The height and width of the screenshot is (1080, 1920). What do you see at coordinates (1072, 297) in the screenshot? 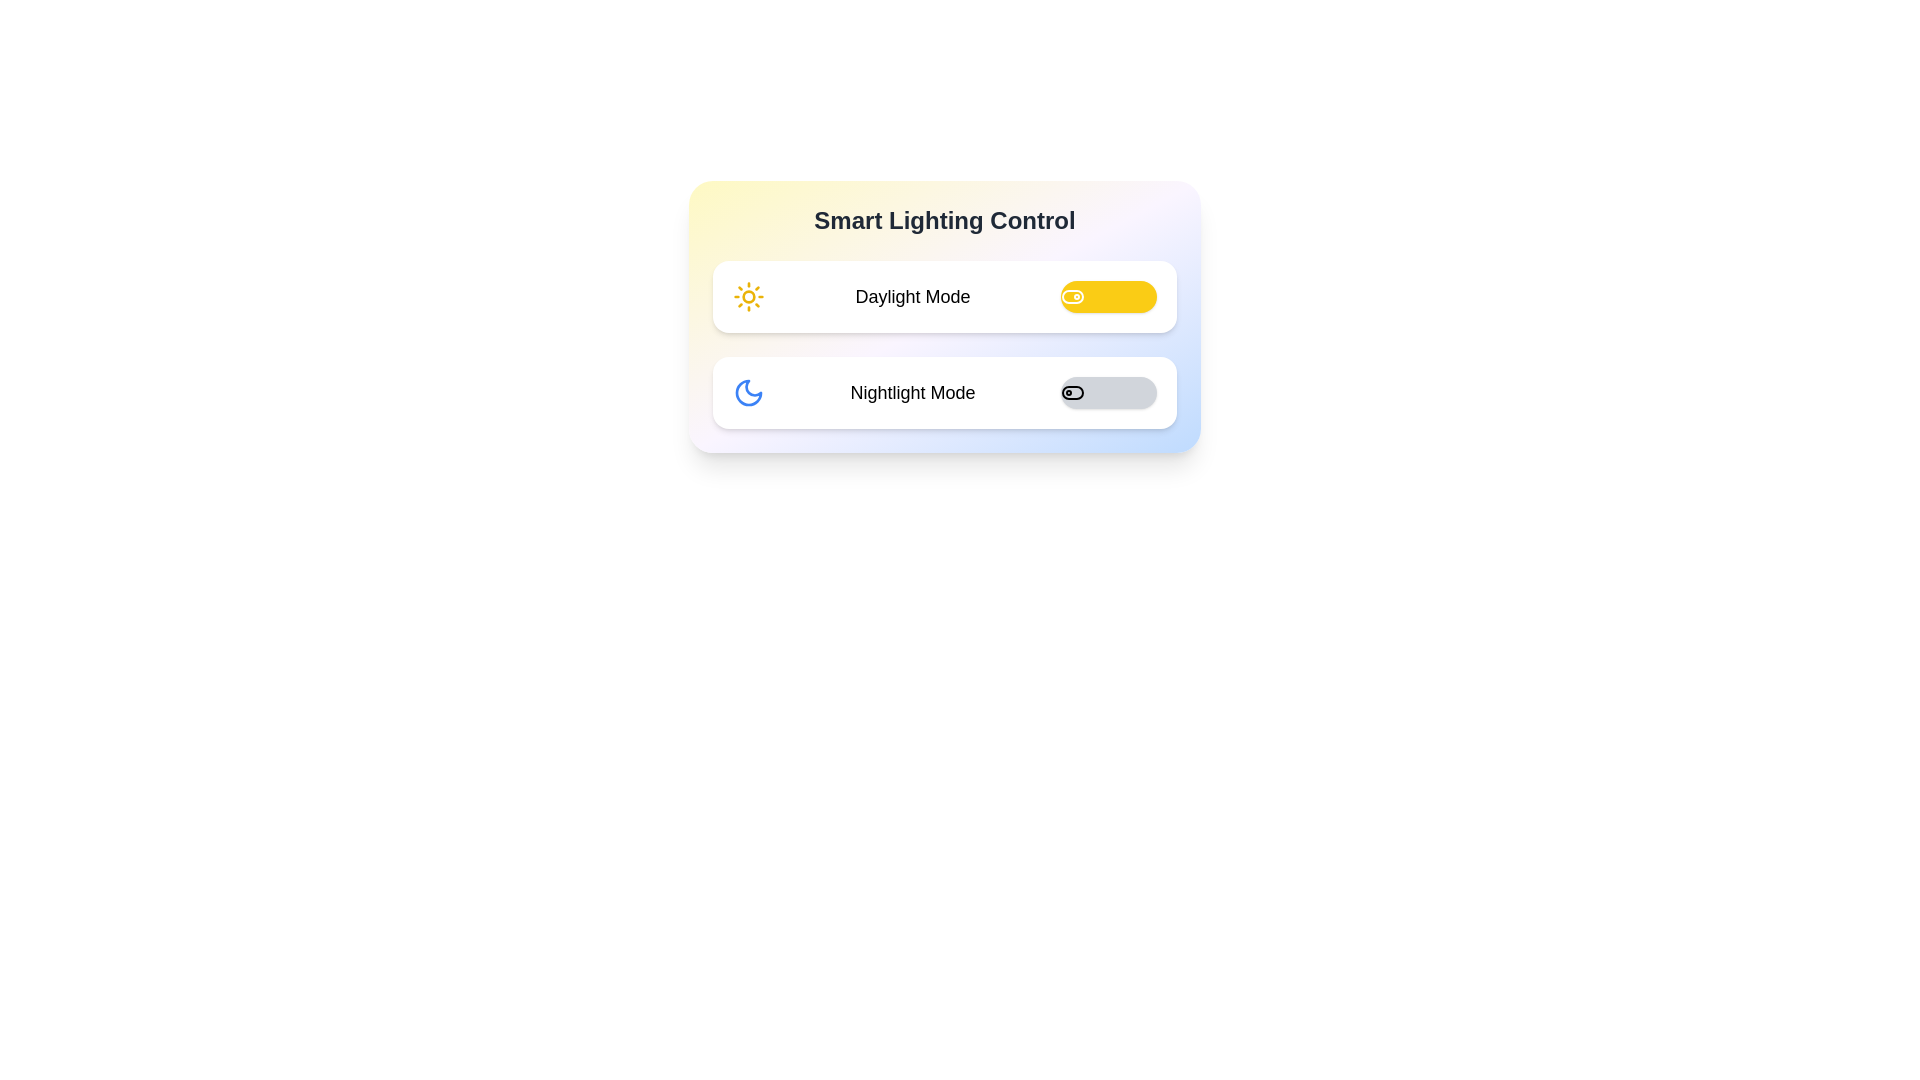
I see `the Toggle background of the 'Daylight Mode' option, which is a yellow rectangular shape with rounded corners located within the toggle component` at bounding box center [1072, 297].